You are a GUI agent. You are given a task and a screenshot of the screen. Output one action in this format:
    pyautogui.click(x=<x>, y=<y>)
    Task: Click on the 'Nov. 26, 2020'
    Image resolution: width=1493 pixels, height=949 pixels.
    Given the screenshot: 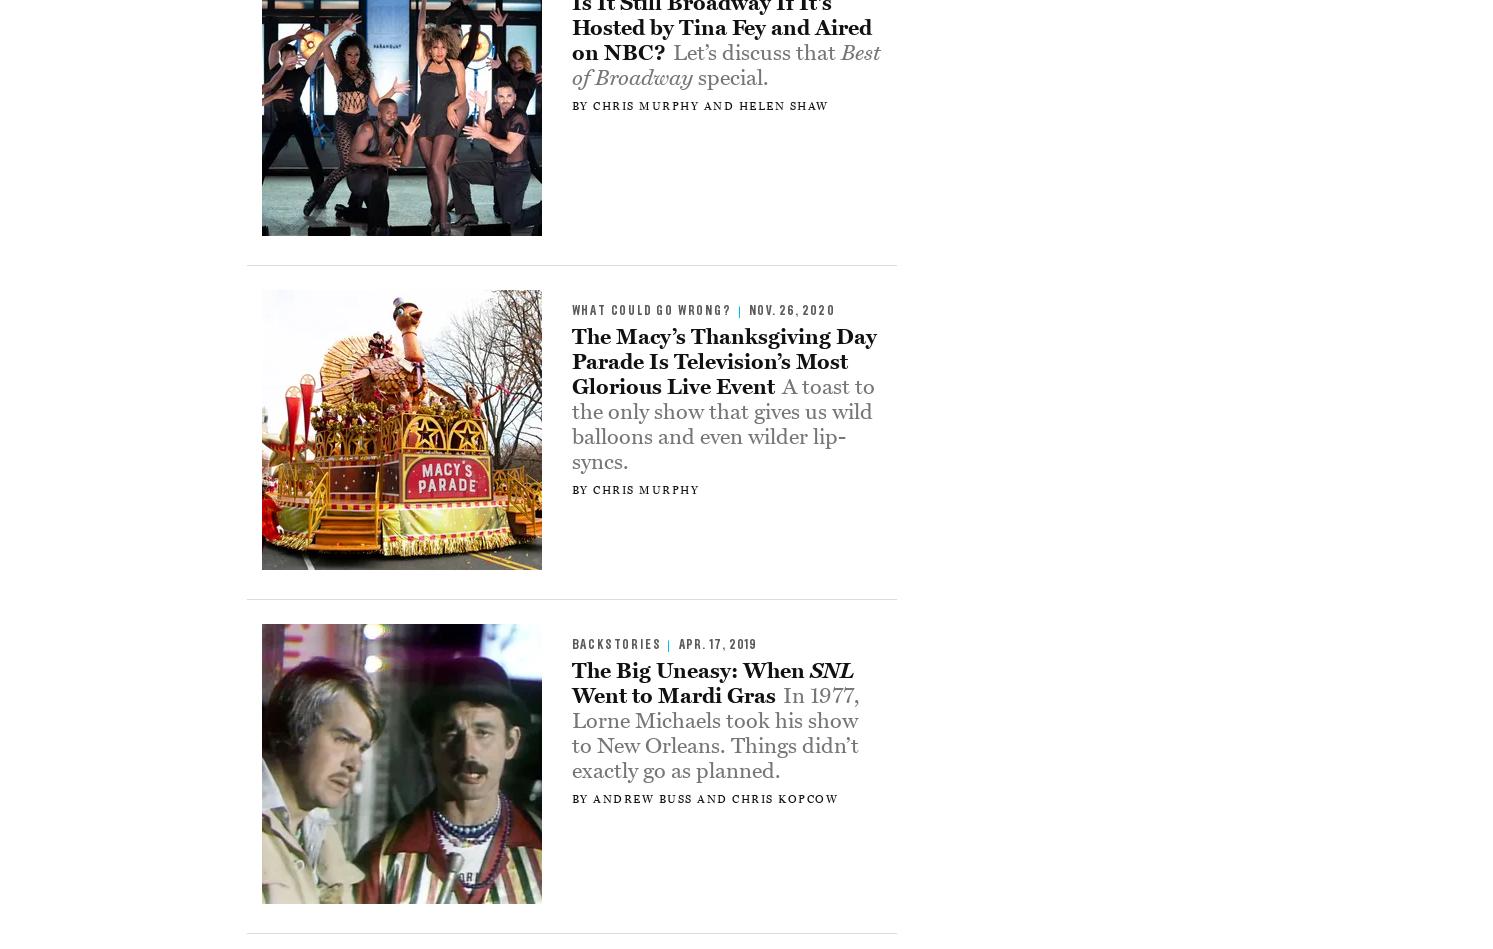 What is the action you would take?
    pyautogui.click(x=791, y=309)
    